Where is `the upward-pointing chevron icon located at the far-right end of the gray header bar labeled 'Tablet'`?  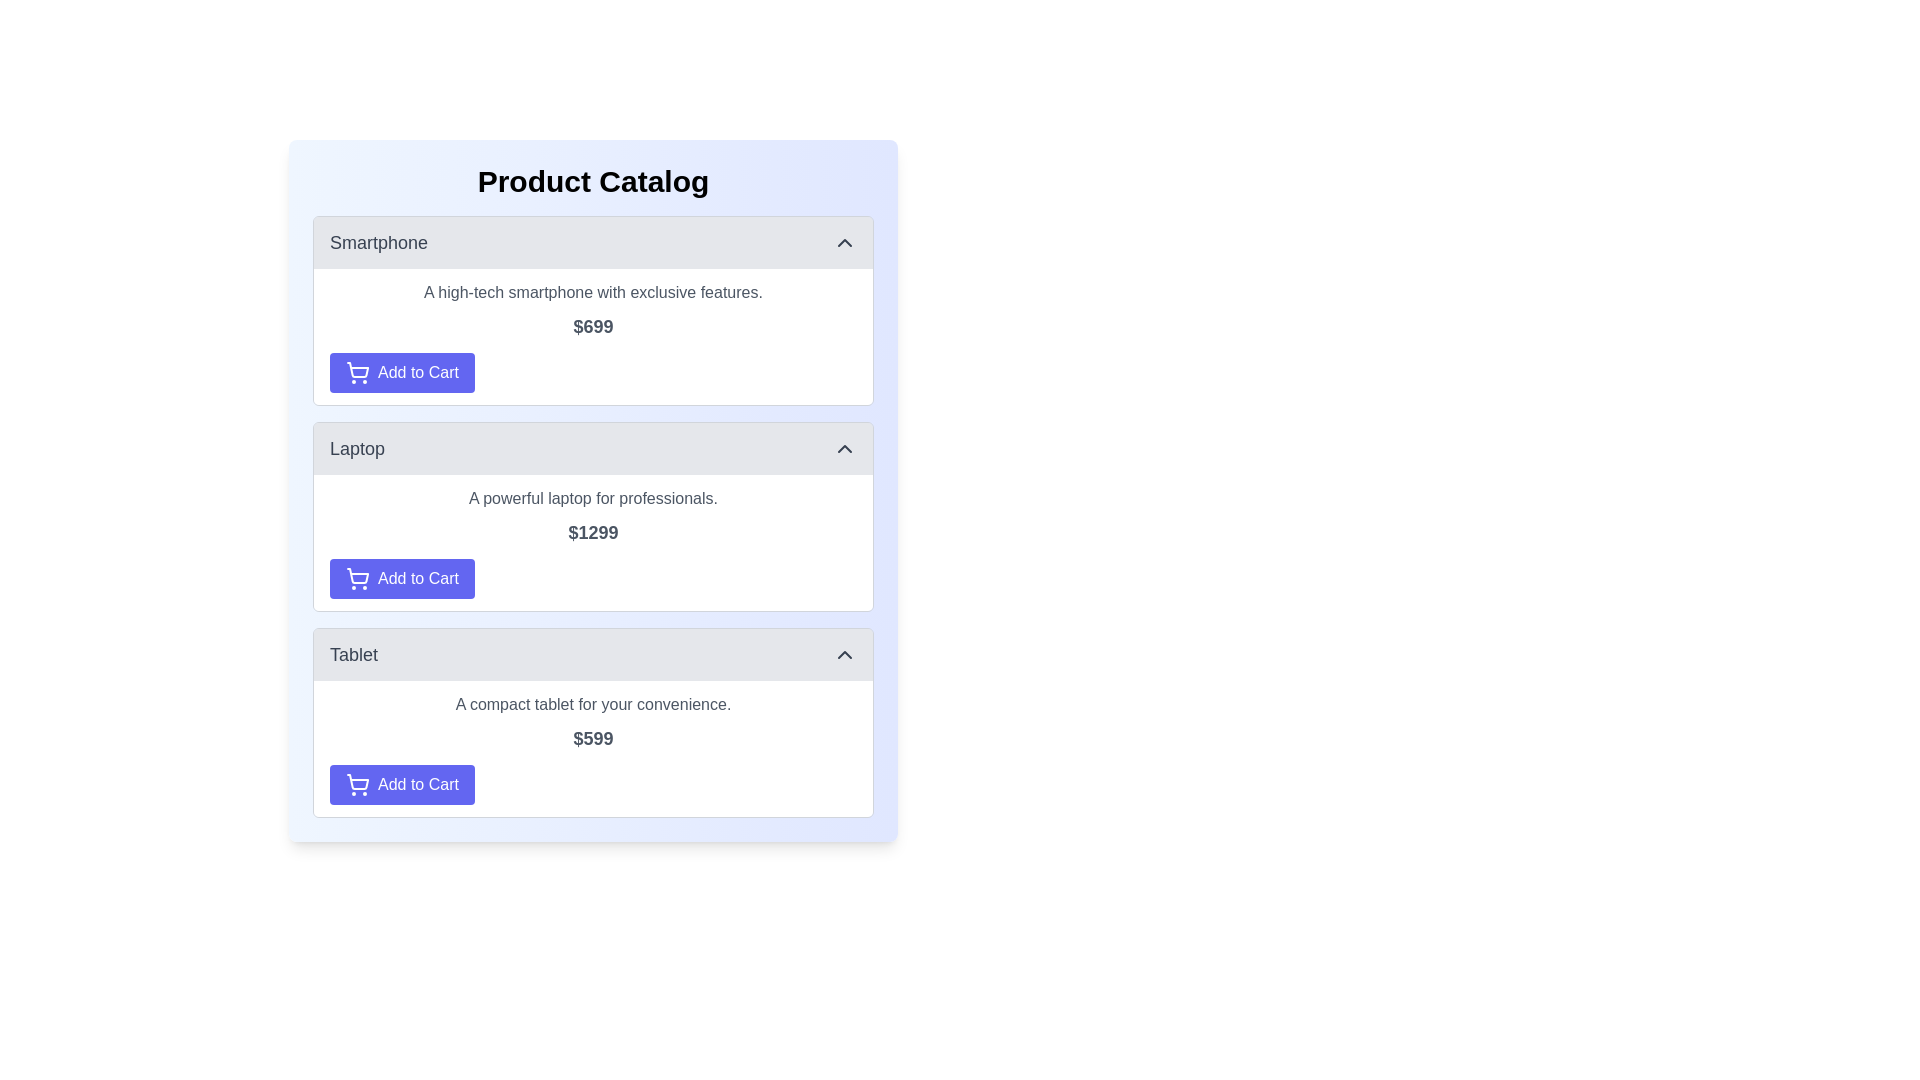 the upward-pointing chevron icon located at the far-right end of the gray header bar labeled 'Tablet' is located at coordinates (844, 655).